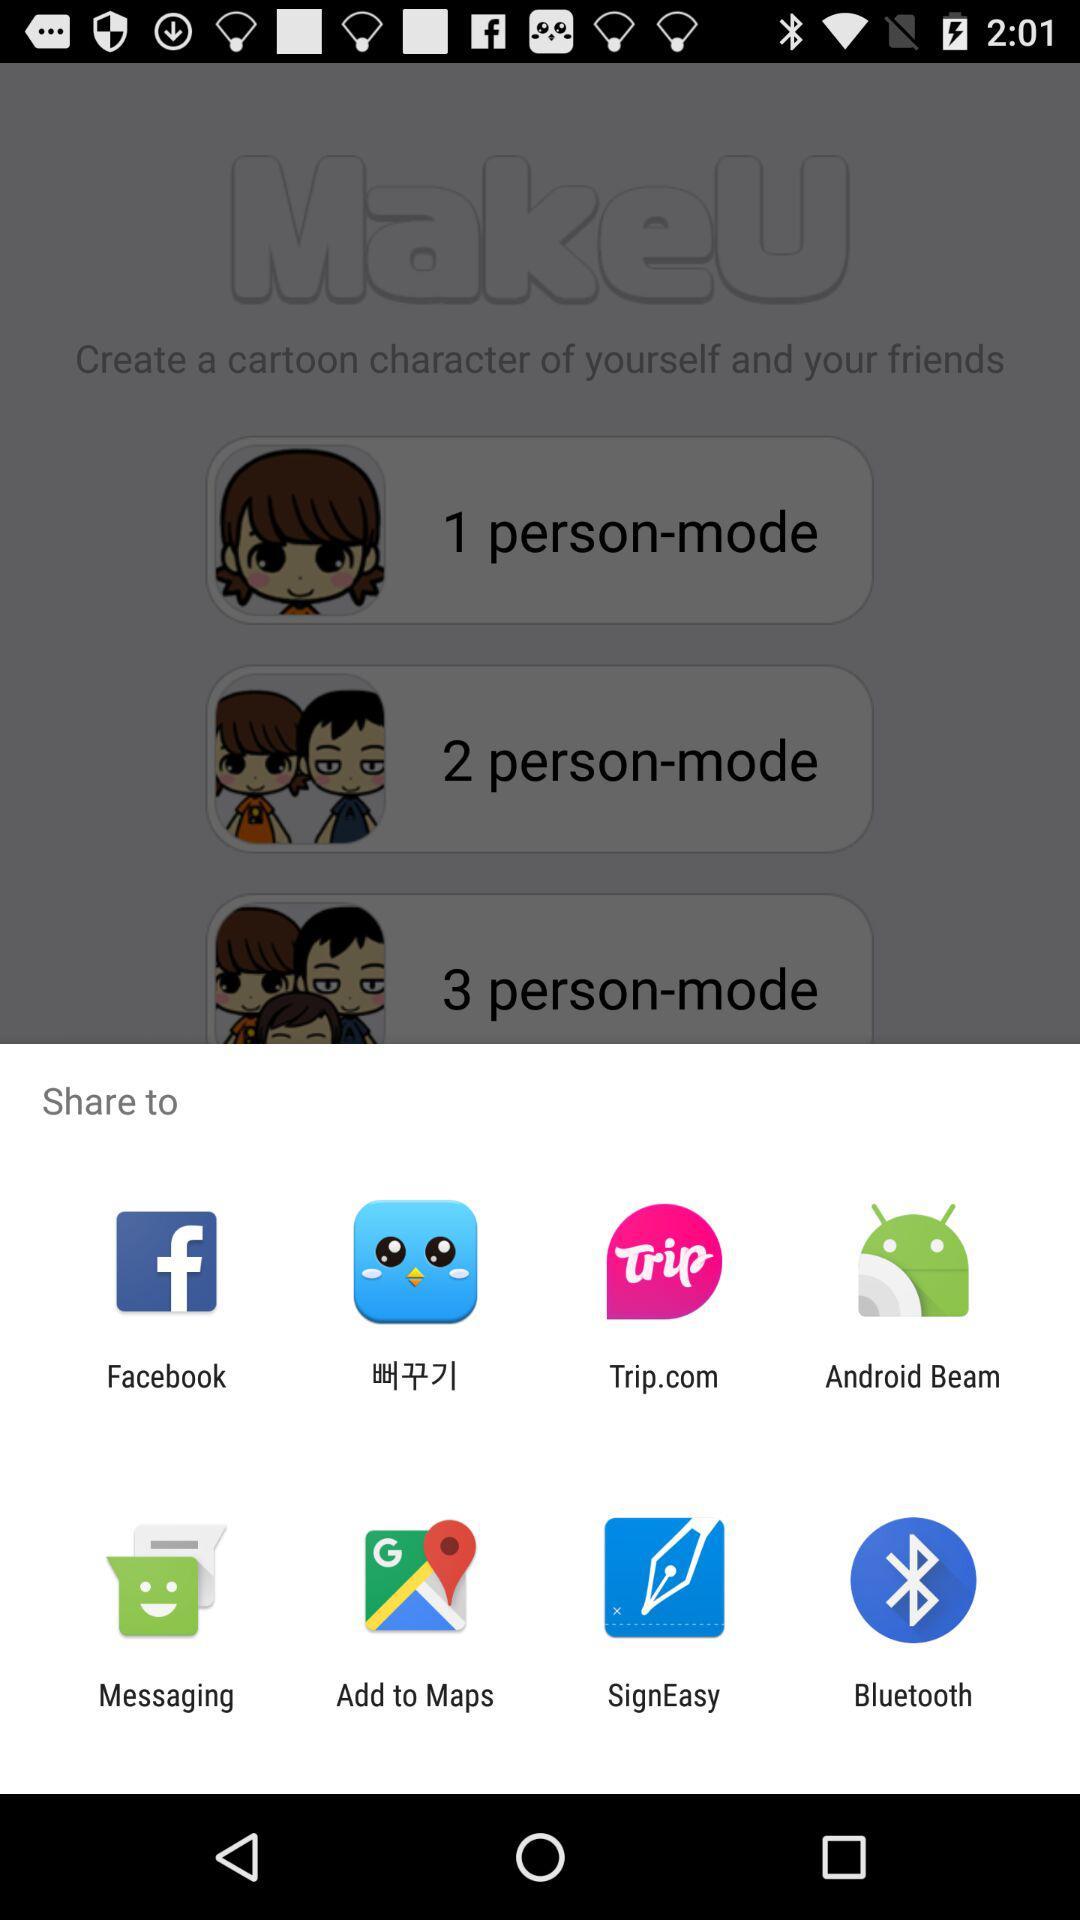 Image resolution: width=1080 pixels, height=1920 pixels. Describe the element at coordinates (414, 1392) in the screenshot. I see `the item next to the facebook item` at that location.